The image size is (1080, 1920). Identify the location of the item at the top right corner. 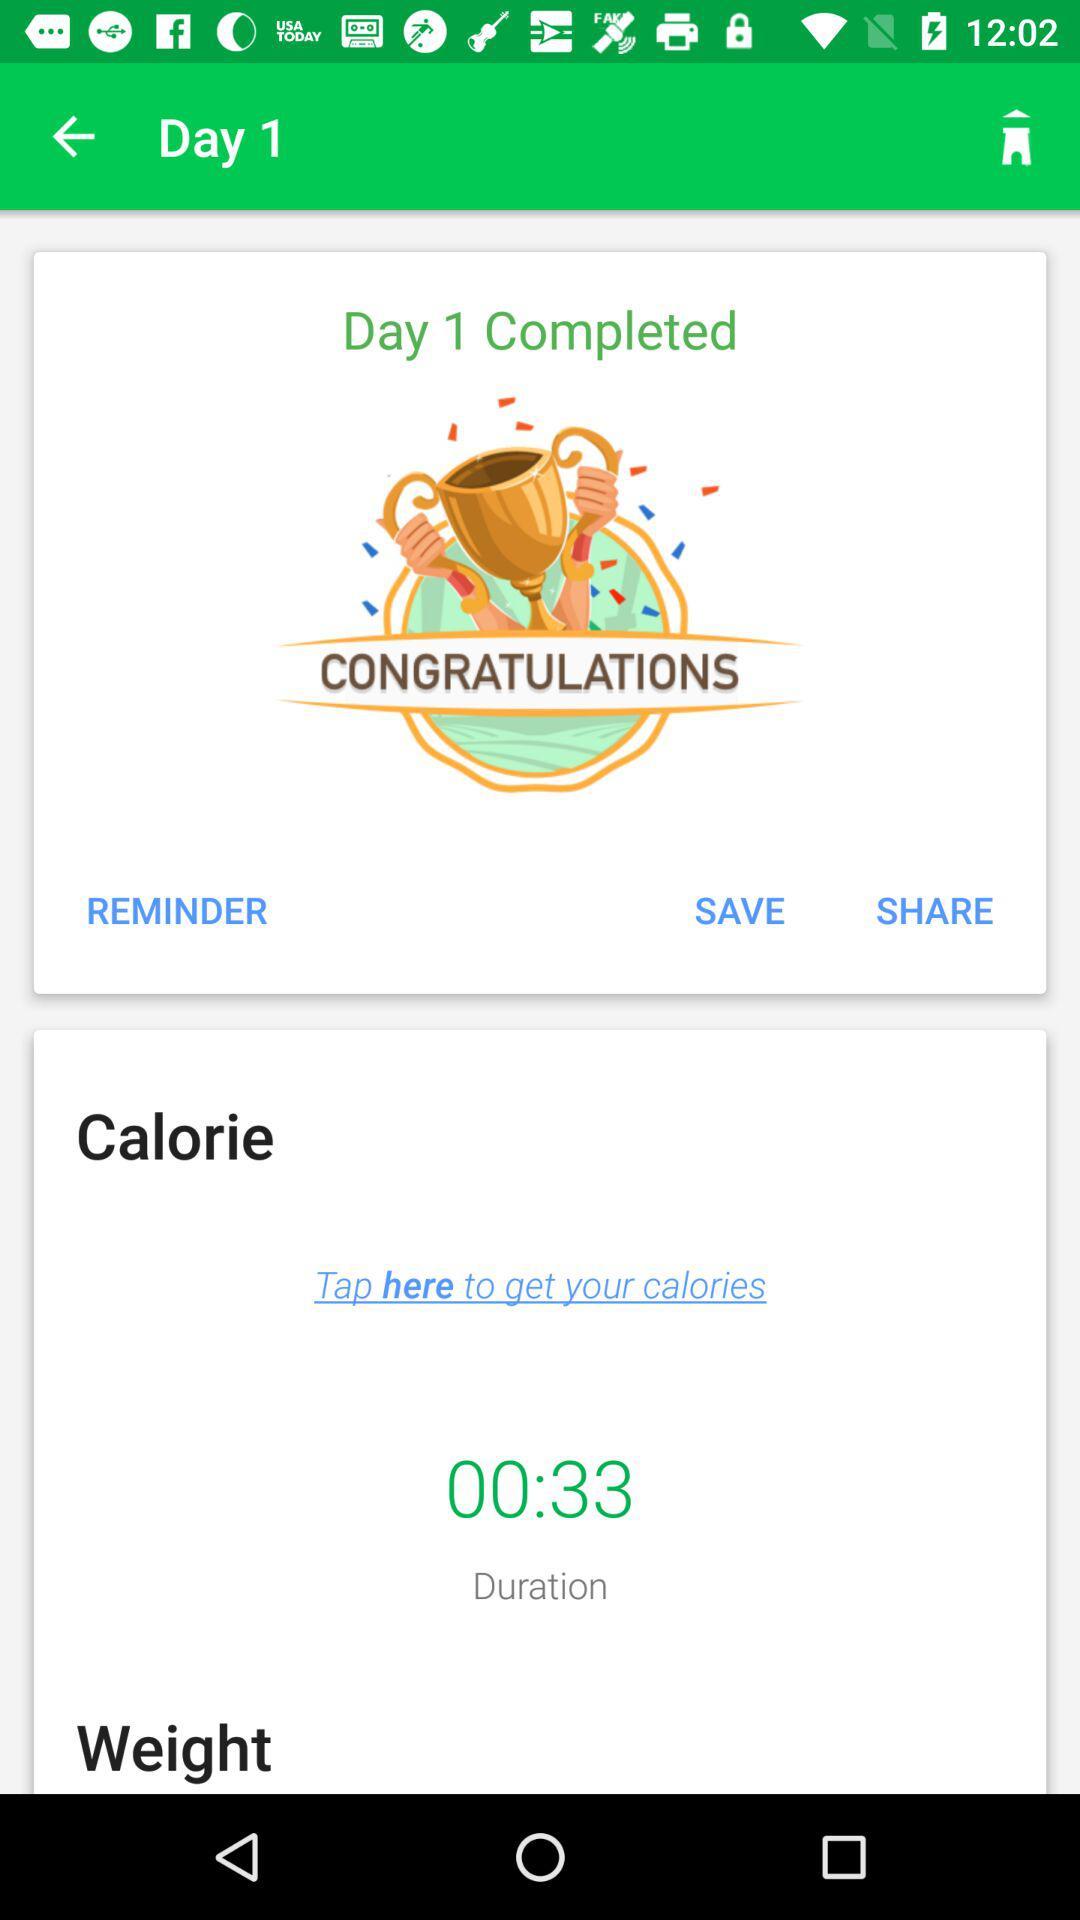
(1017, 135).